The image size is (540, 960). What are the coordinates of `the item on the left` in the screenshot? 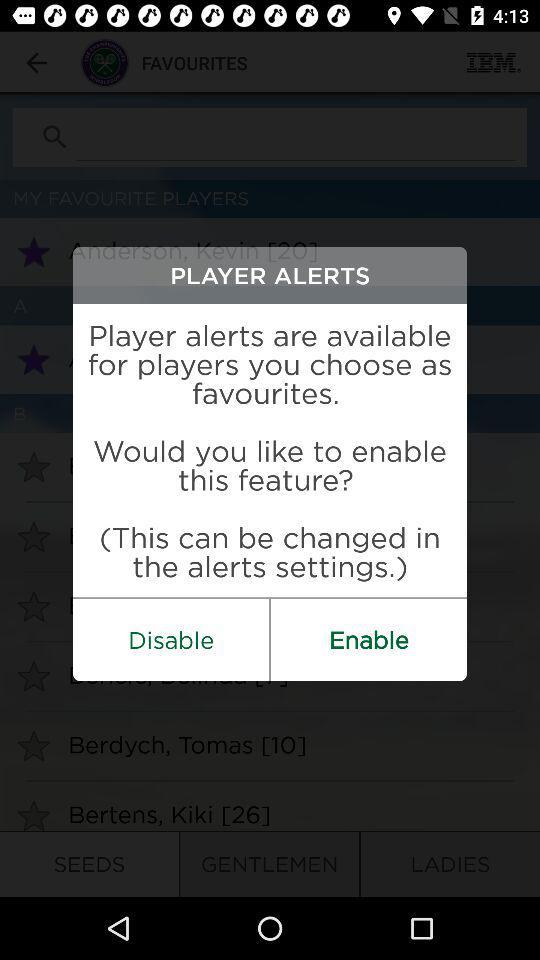 It's located at (171, 638).